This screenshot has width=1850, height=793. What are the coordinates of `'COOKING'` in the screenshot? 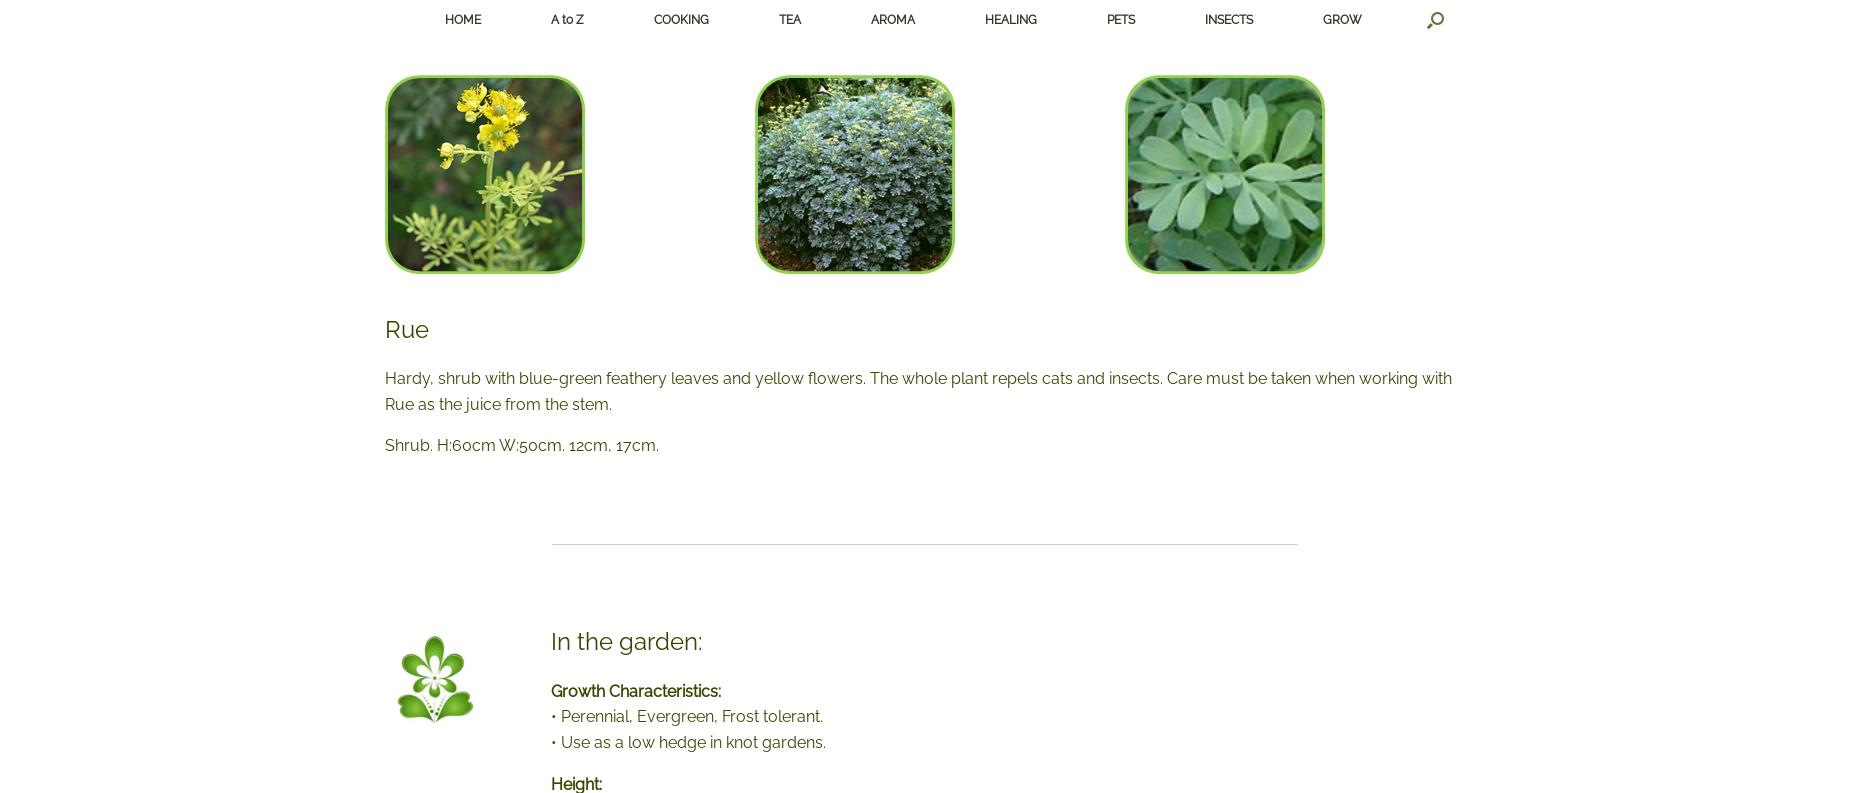 It's located at (680, 18).